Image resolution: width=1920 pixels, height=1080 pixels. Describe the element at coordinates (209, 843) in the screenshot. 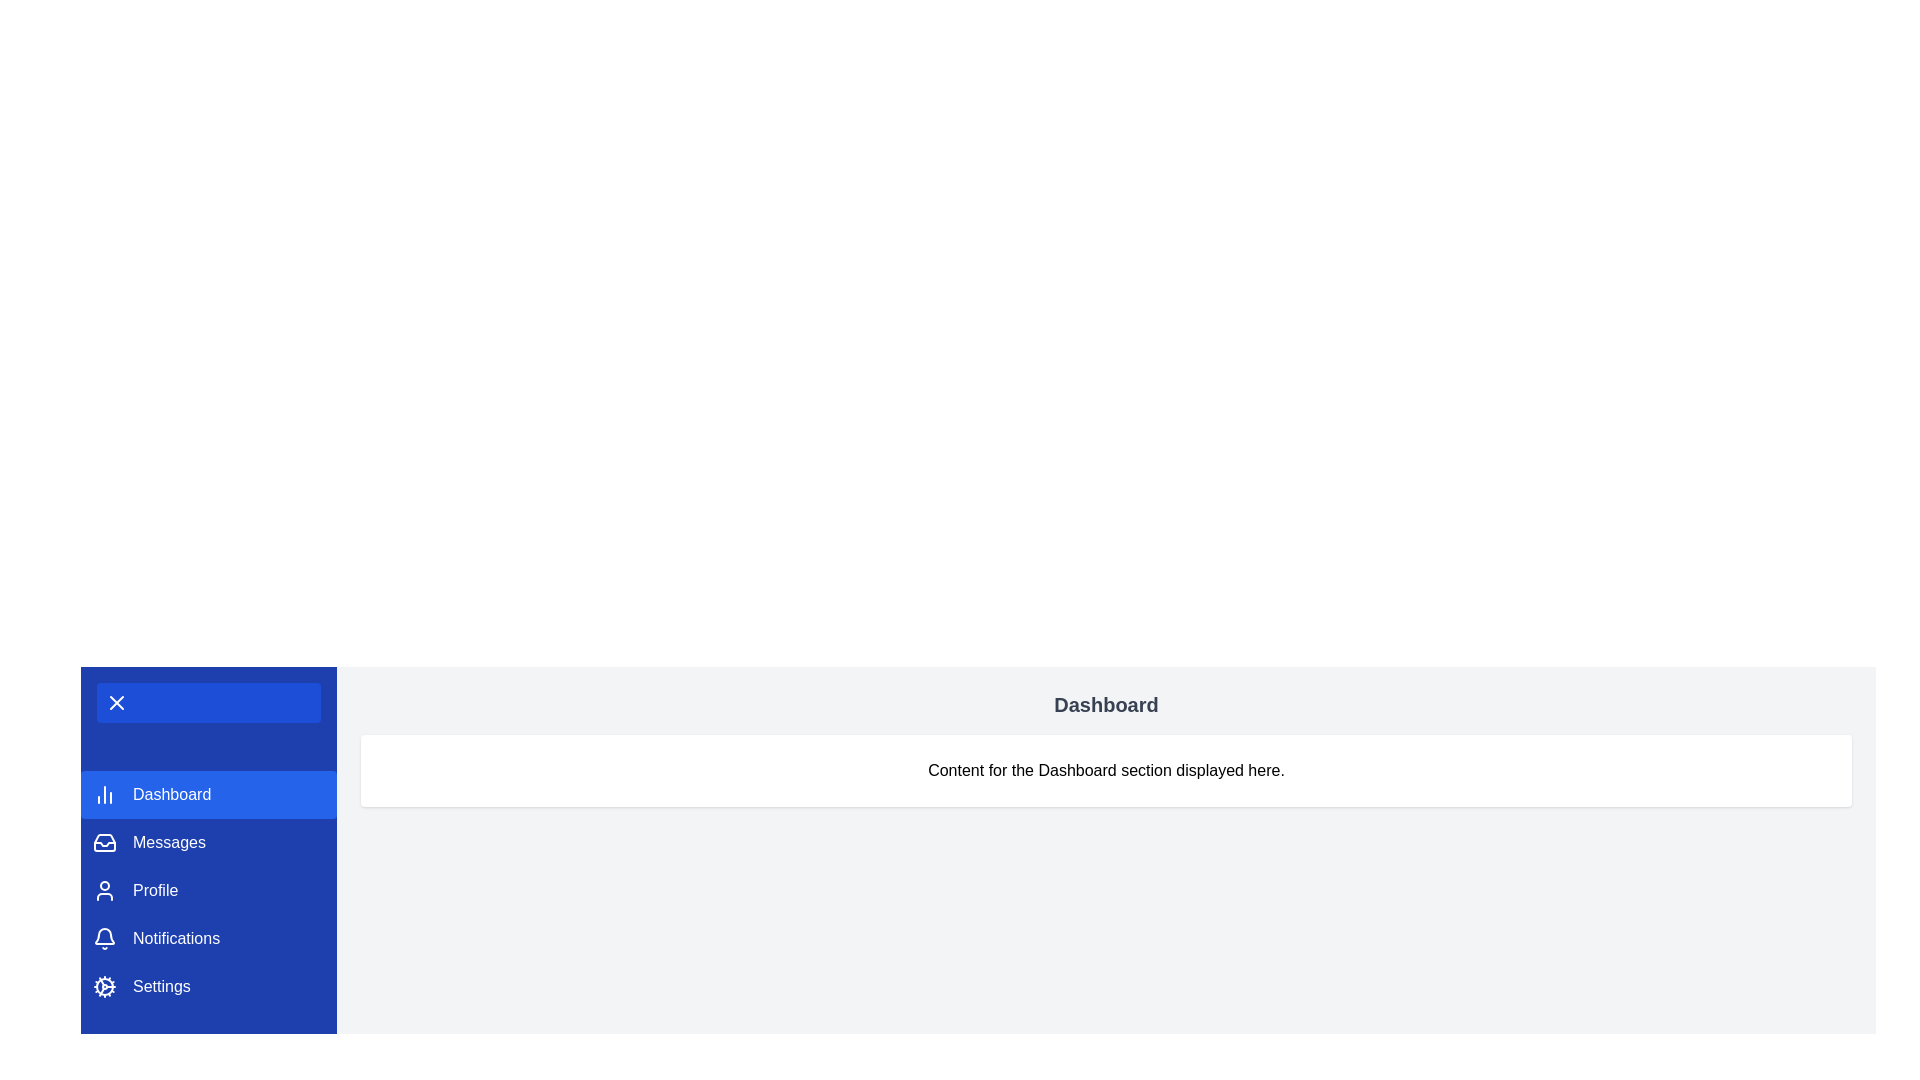

I see `the 'Messages' menu item in the vertical sidebar menu to activate the hover effect, which changes the background color to a deeper shade of blue` at that location.